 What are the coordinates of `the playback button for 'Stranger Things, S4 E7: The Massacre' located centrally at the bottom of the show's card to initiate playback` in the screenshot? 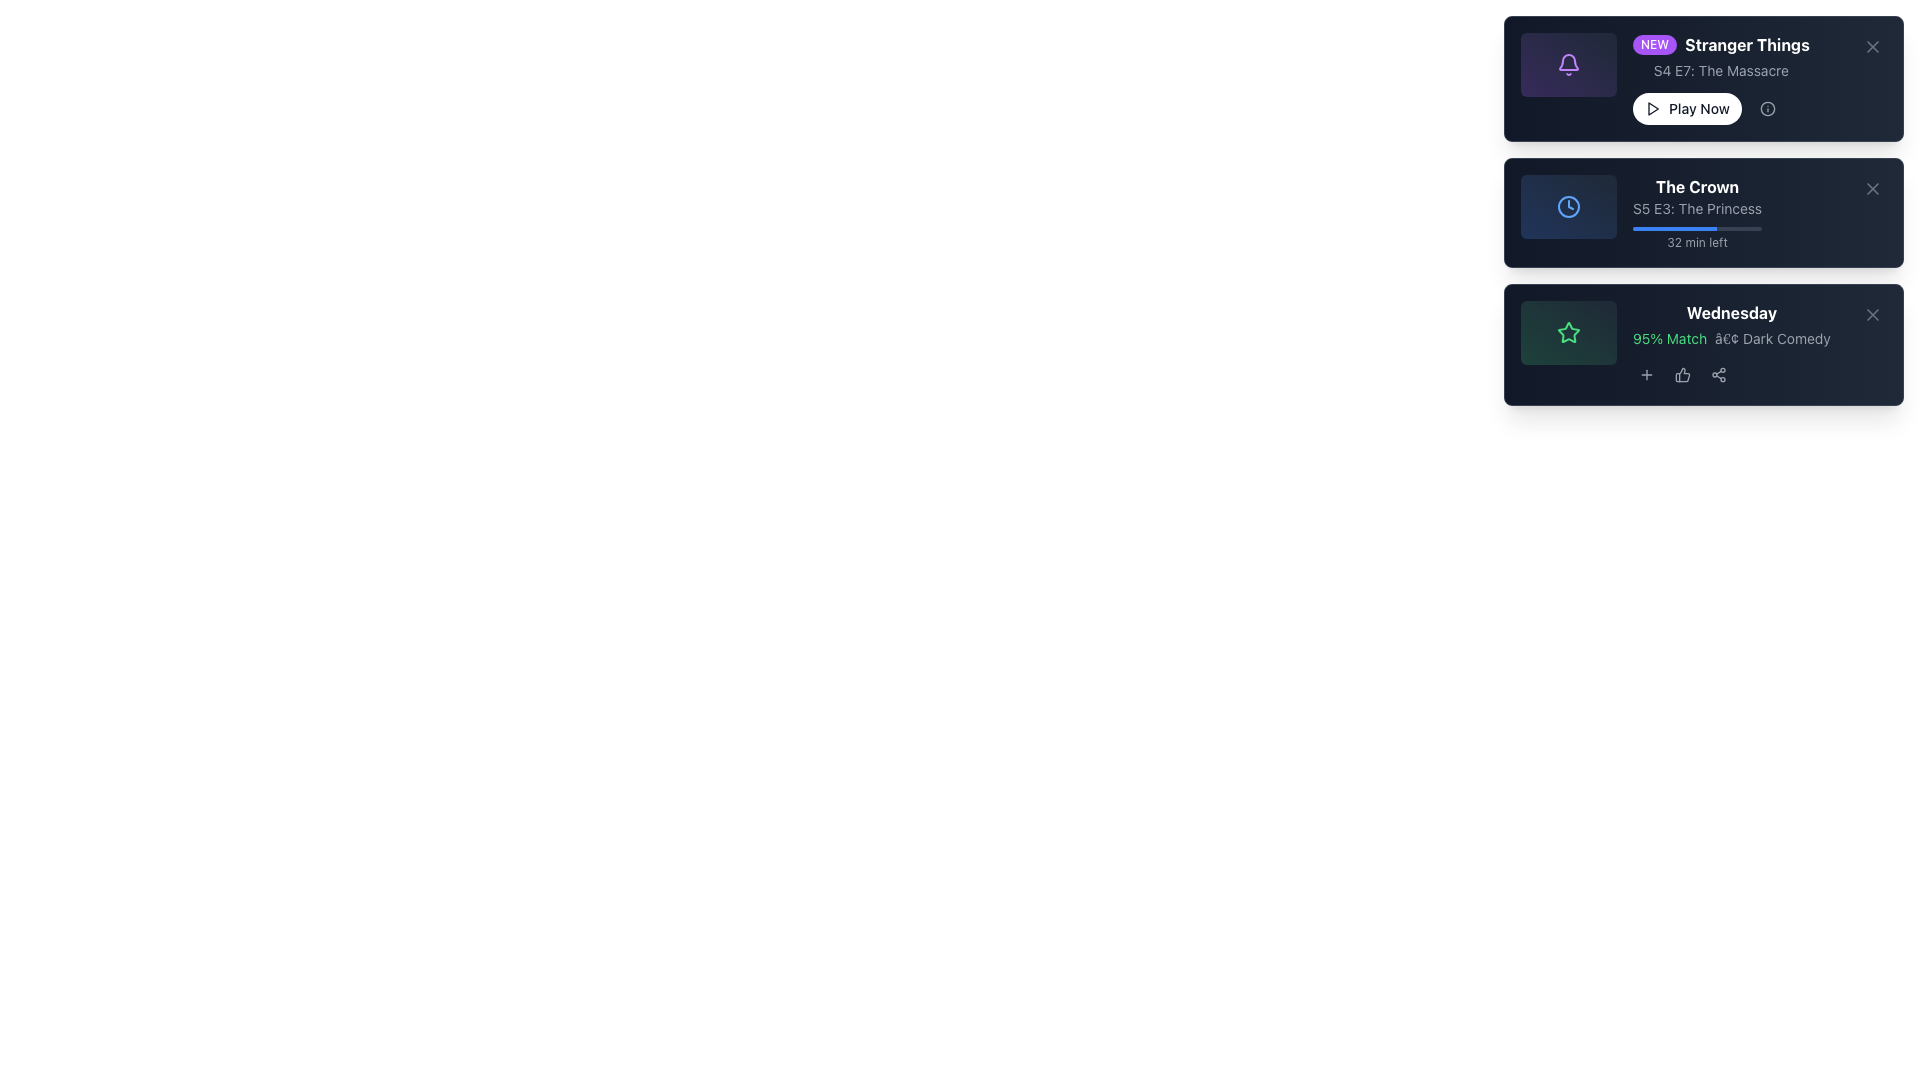 It's located at (1720, 108).